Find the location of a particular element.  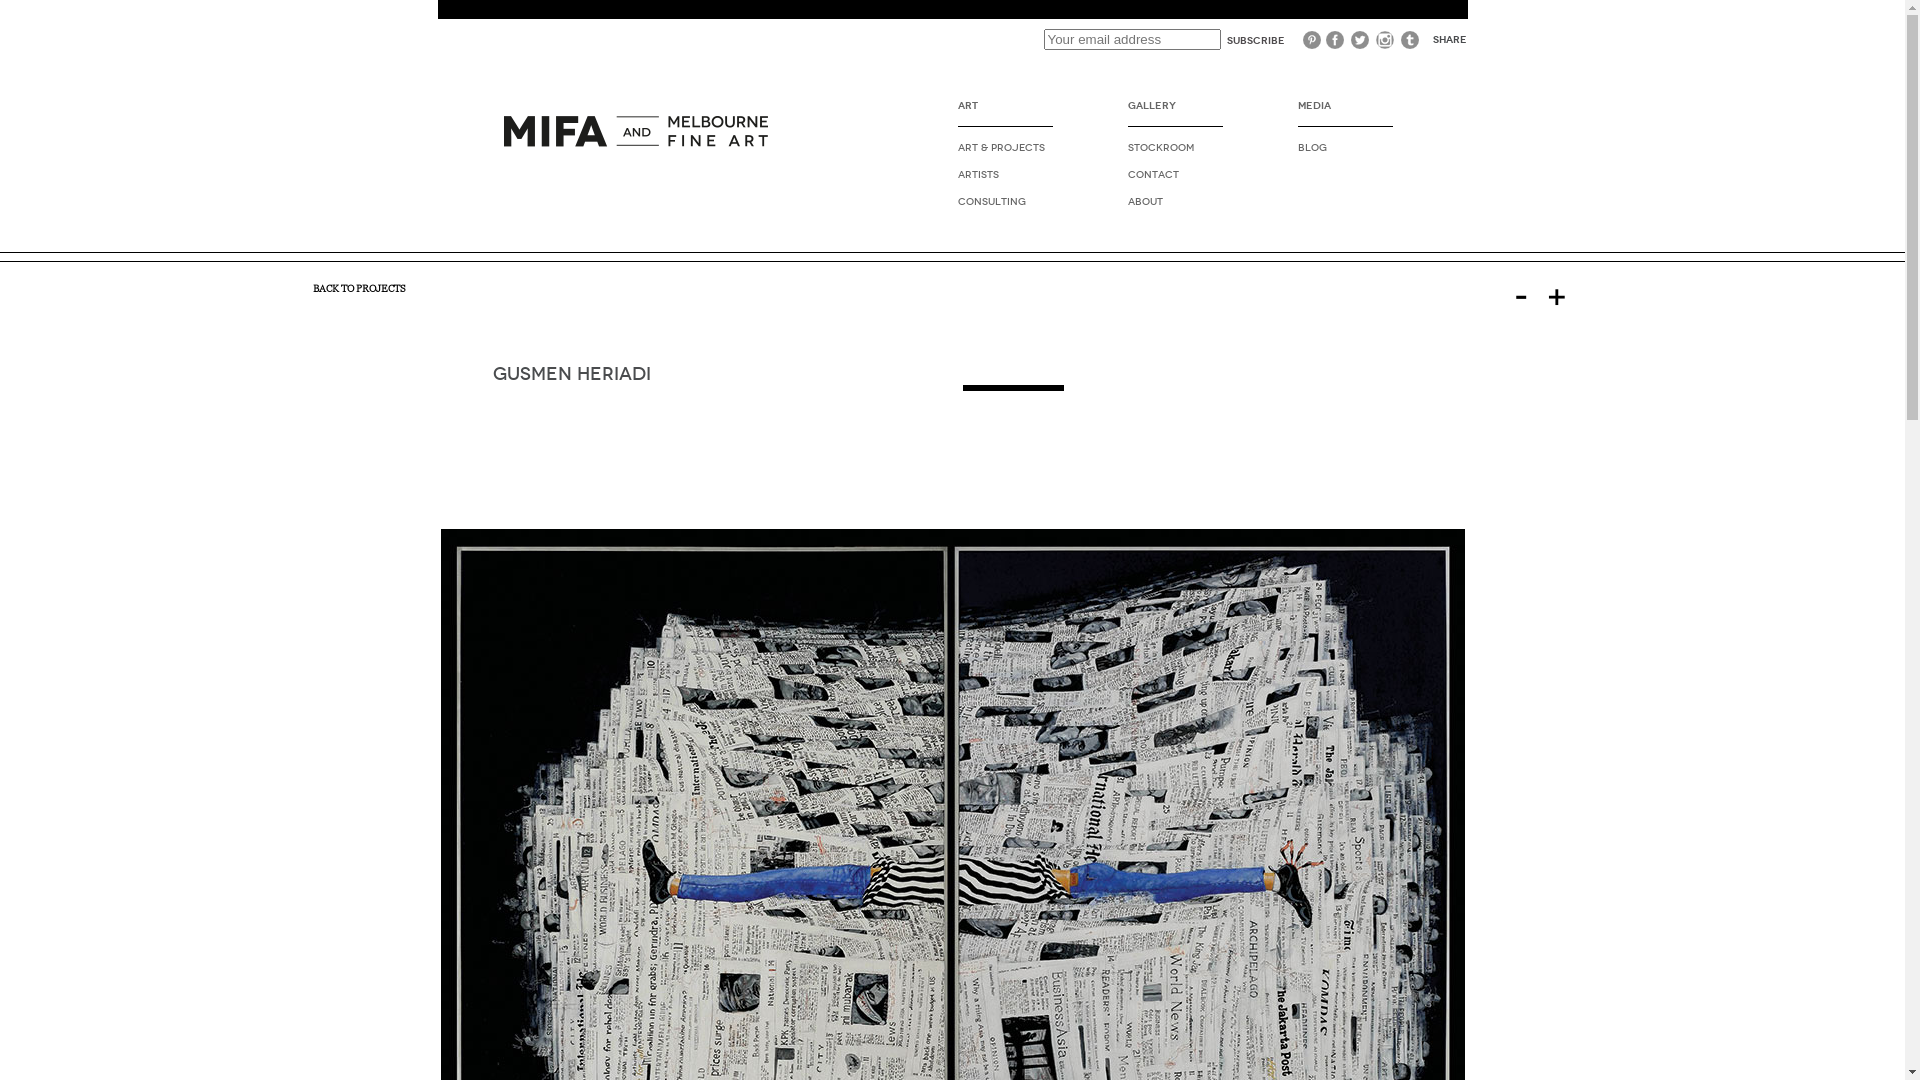

'PLUG2STUDIO' is located at coordinates (491, 145).